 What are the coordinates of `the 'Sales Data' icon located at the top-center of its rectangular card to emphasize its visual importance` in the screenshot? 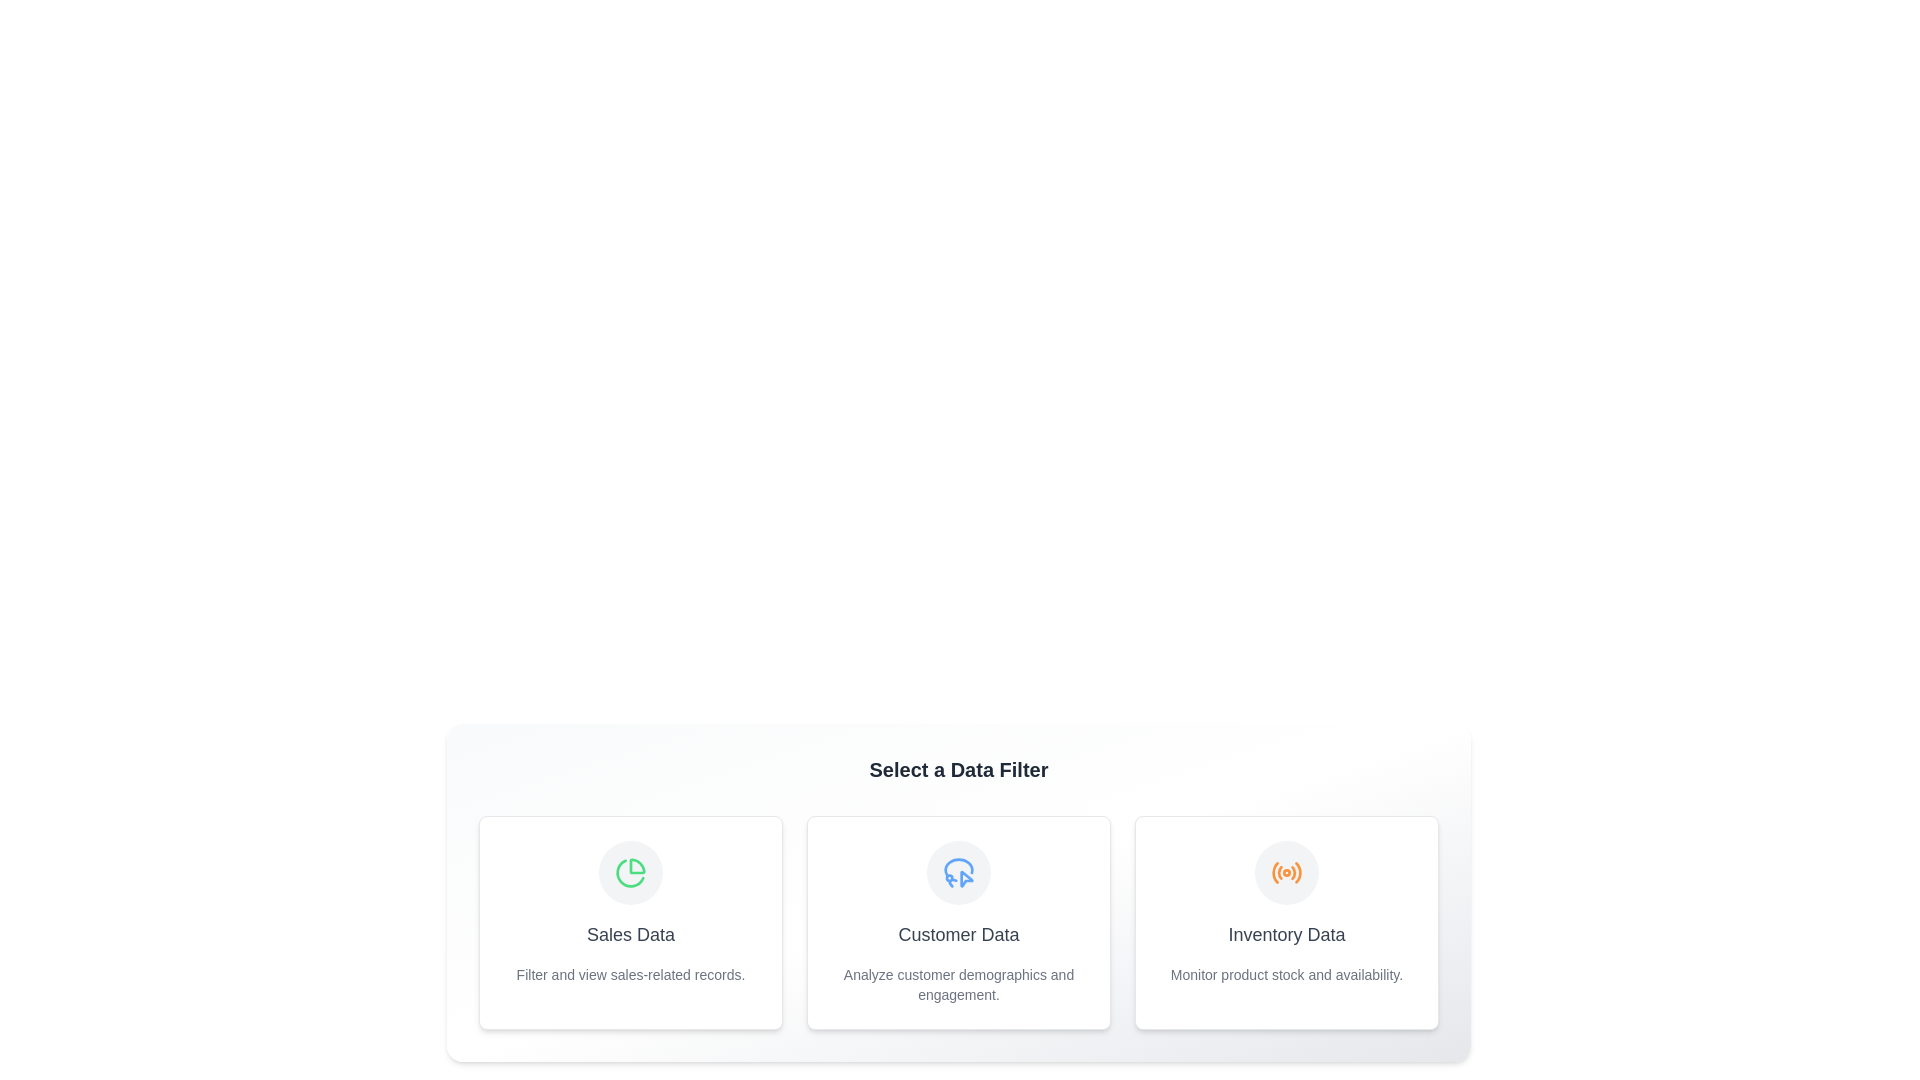 It's located at (629, 871).